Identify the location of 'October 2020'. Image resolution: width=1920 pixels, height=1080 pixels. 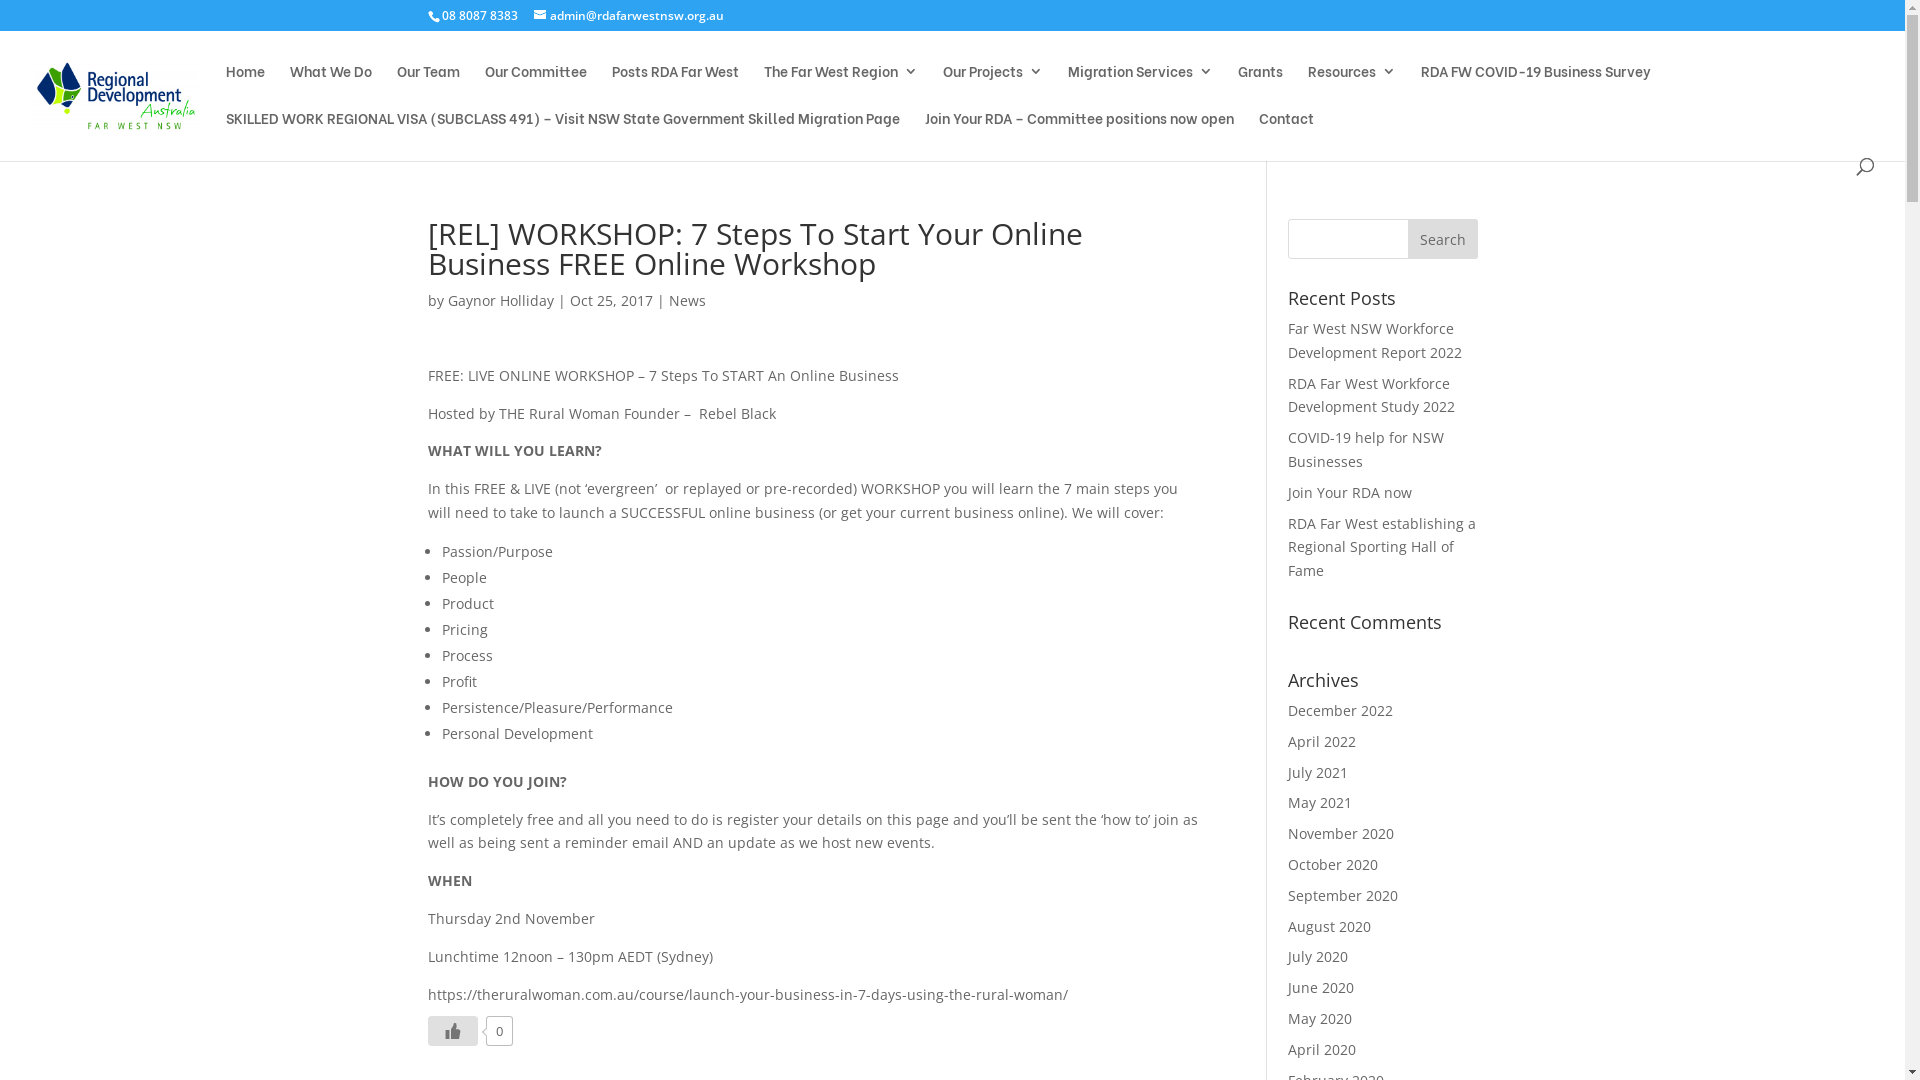
(1333, 863).